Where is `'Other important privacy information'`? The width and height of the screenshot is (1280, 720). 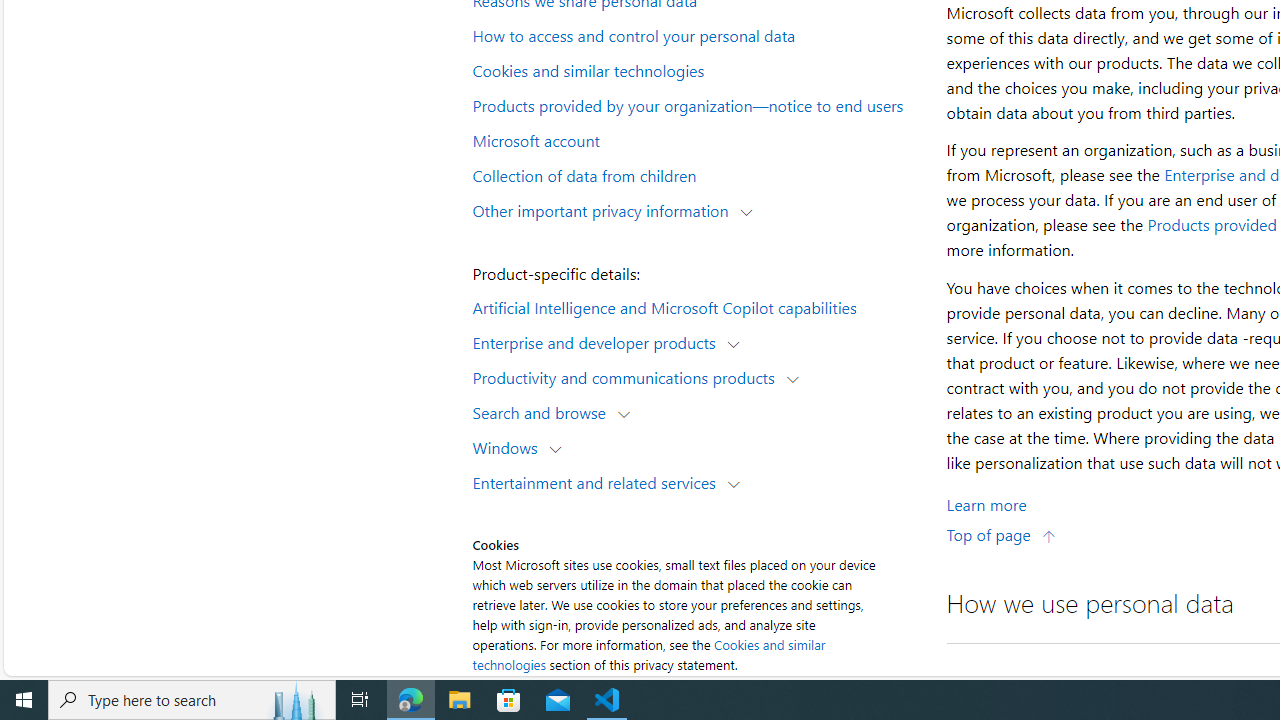 'Other important privacy information' is located at coordinates (604, 209).